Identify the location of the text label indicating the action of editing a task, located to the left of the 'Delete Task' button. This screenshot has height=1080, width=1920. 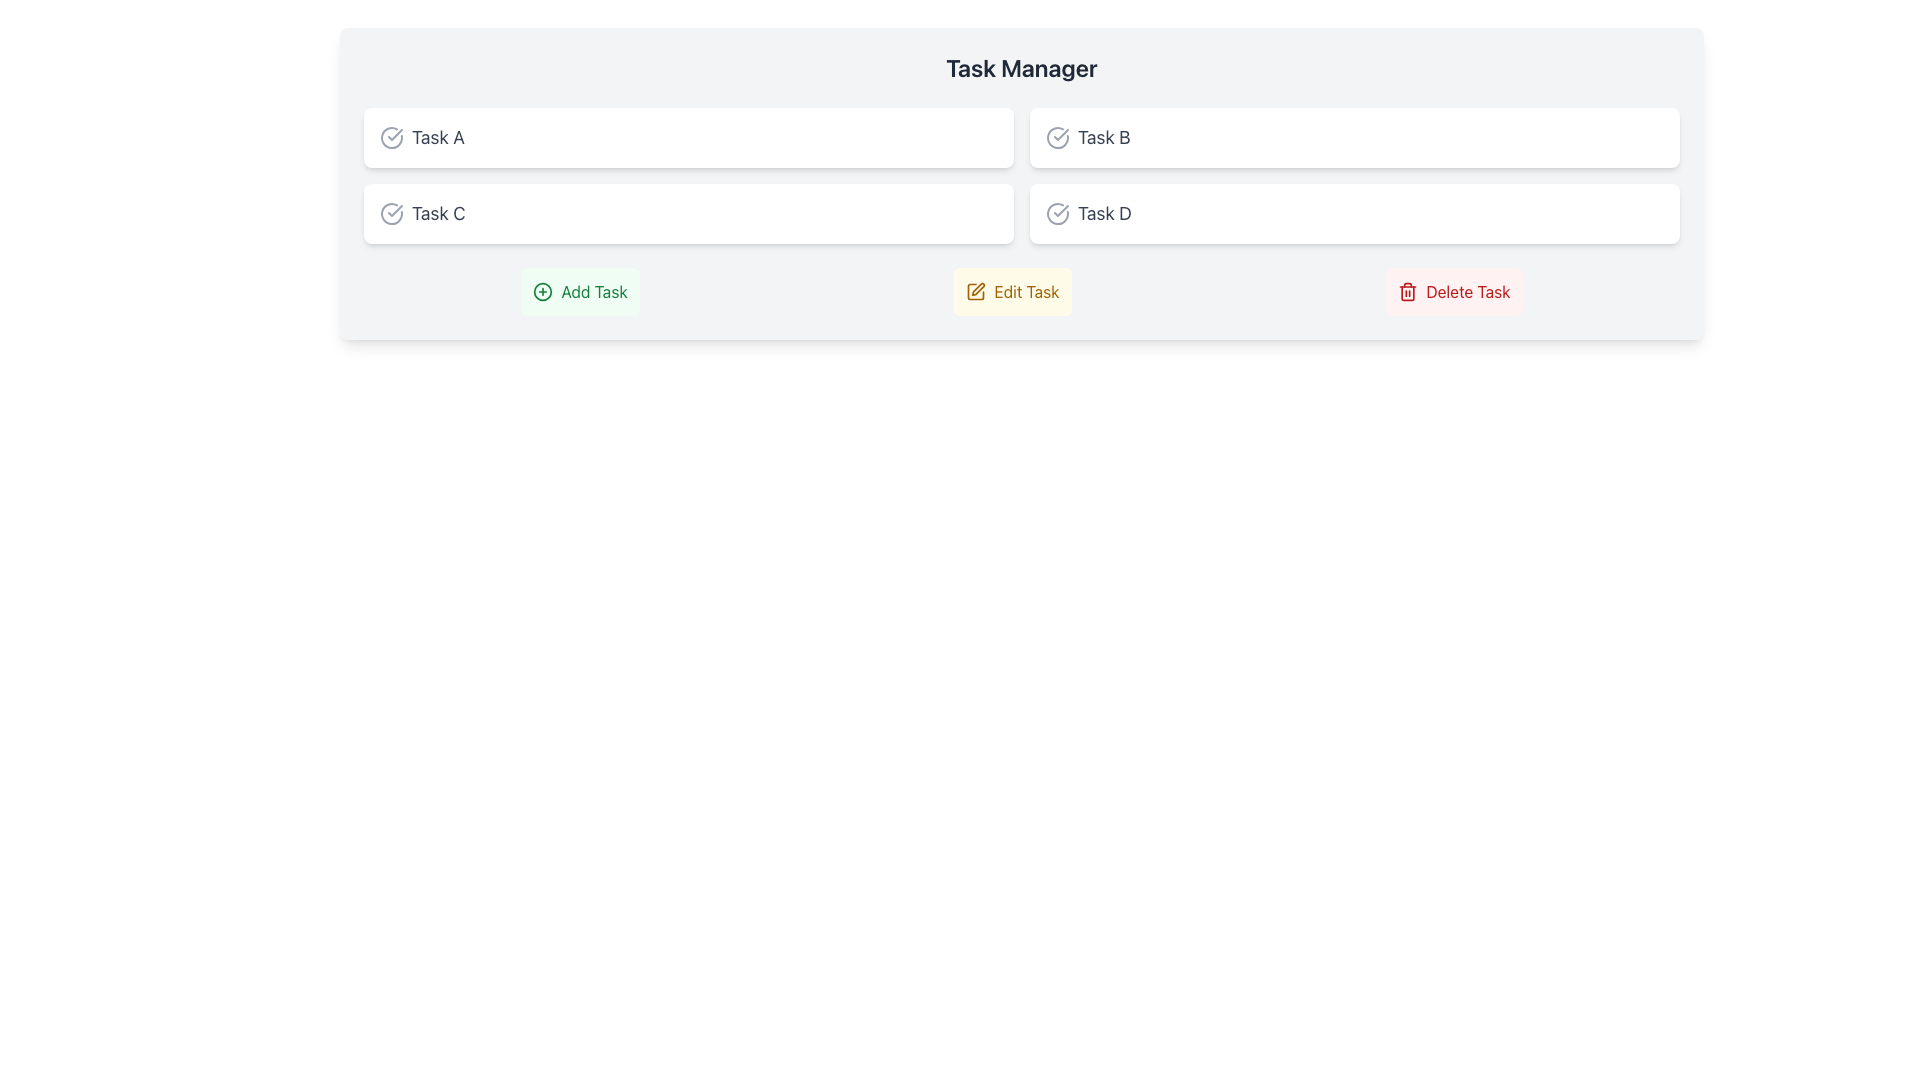
(1027, 292).